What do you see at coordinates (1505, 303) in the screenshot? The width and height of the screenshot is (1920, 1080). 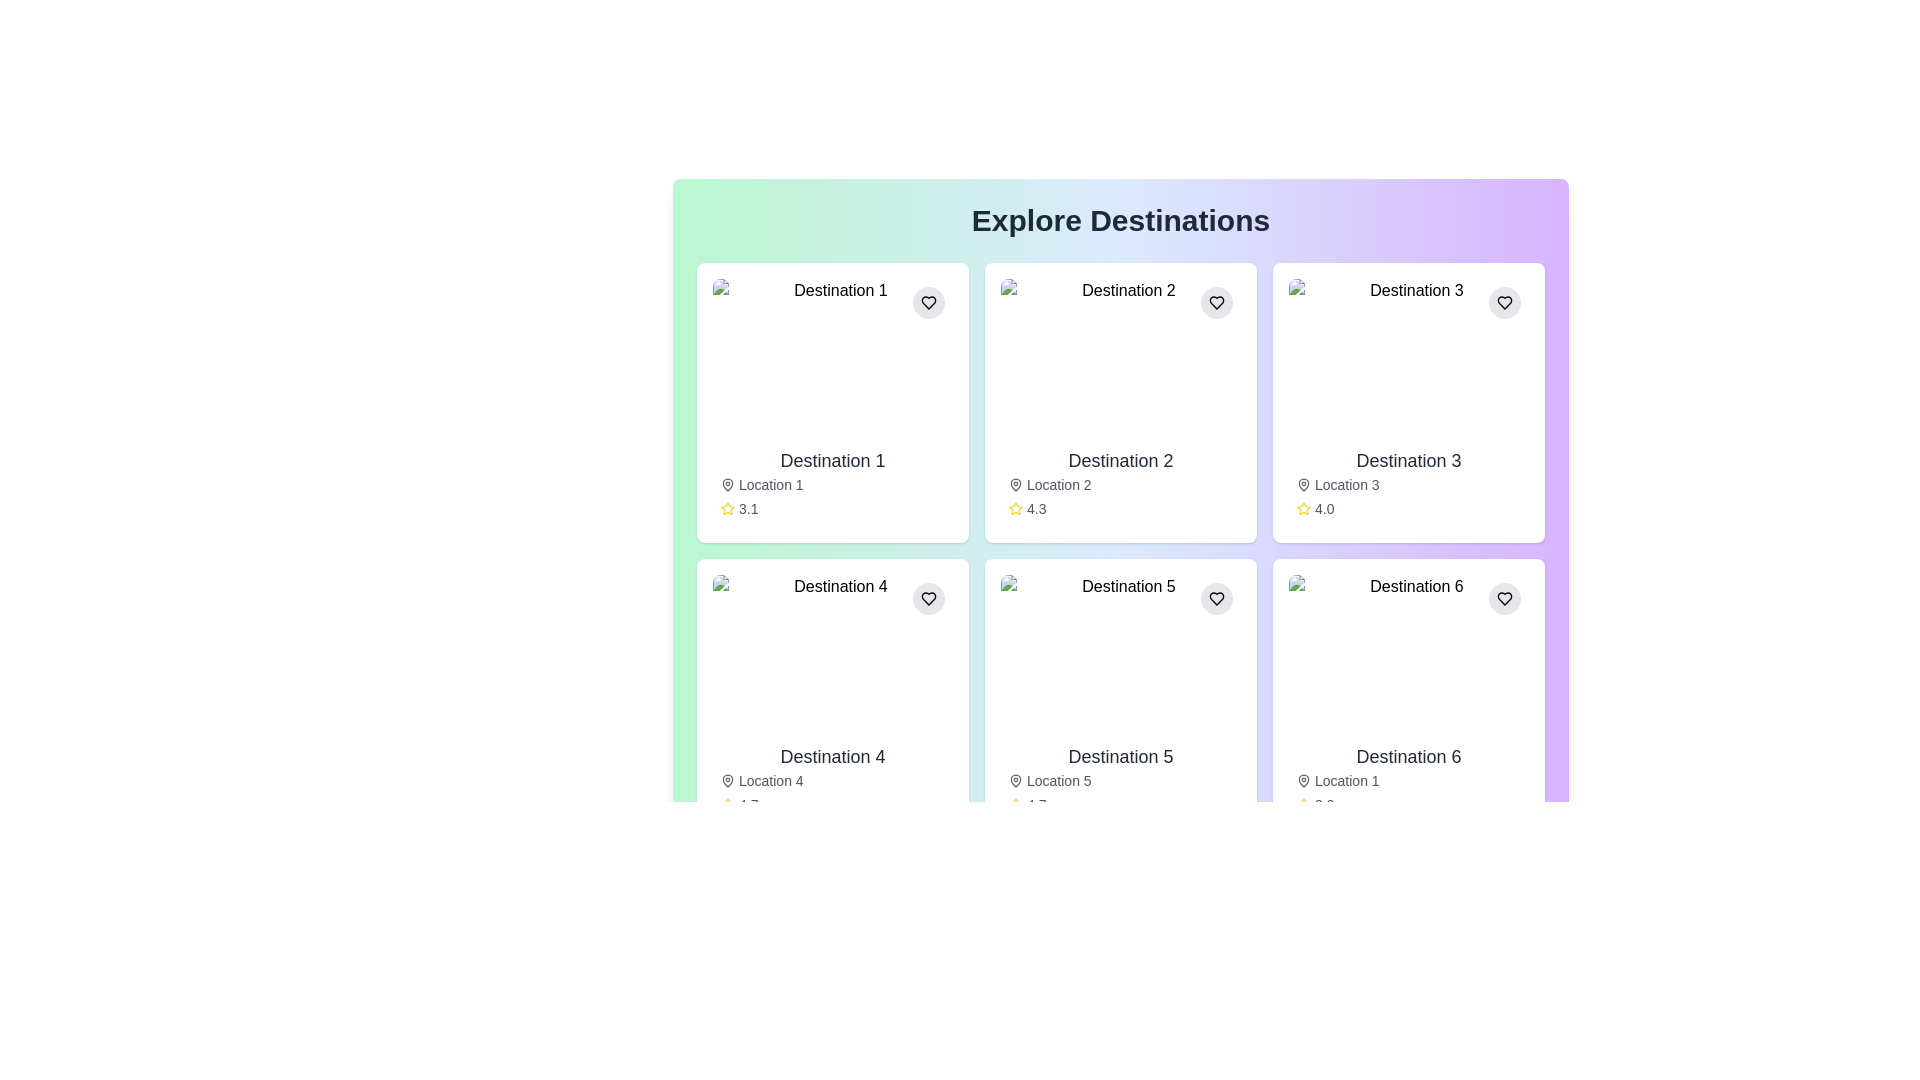 I see `the heart-shaped icon outlined in black` at bounding box center [1505, 303].